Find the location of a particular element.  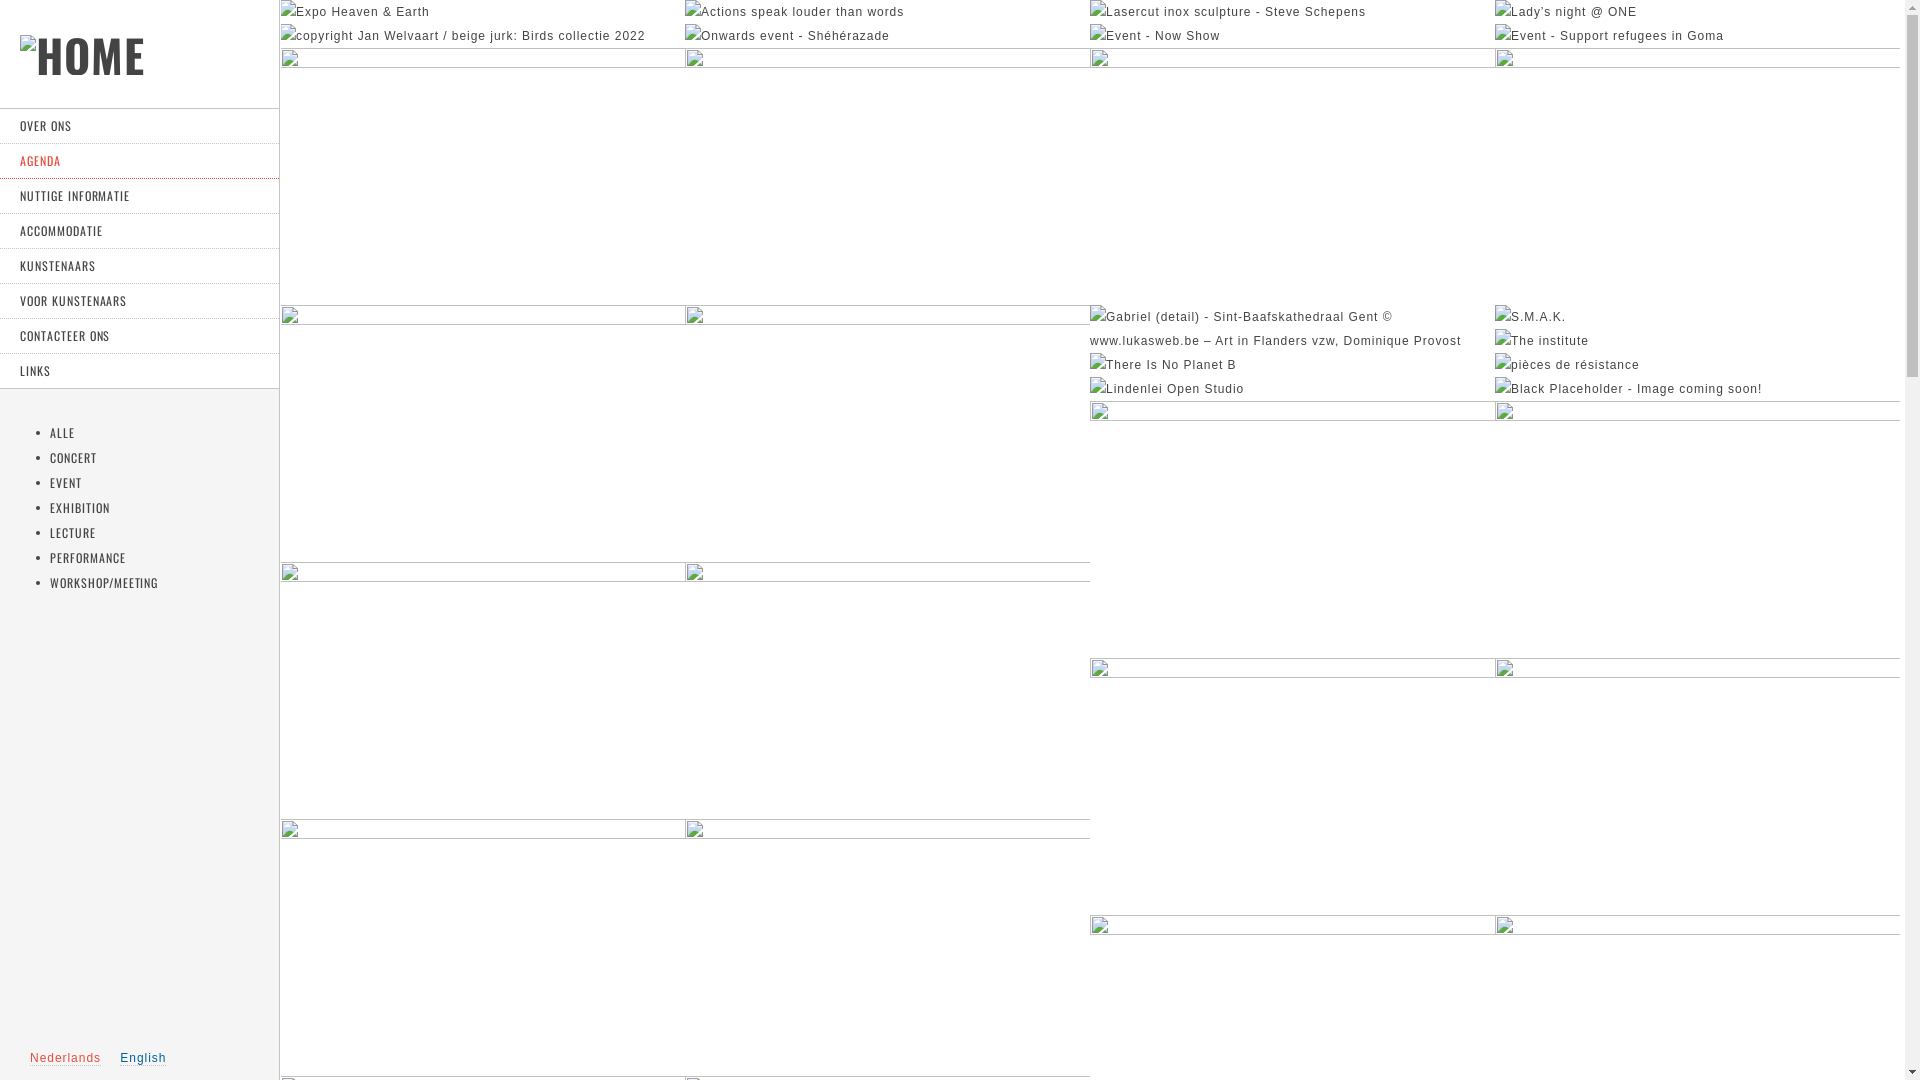

'Nederlands' is located at coordinates (29, 1057).